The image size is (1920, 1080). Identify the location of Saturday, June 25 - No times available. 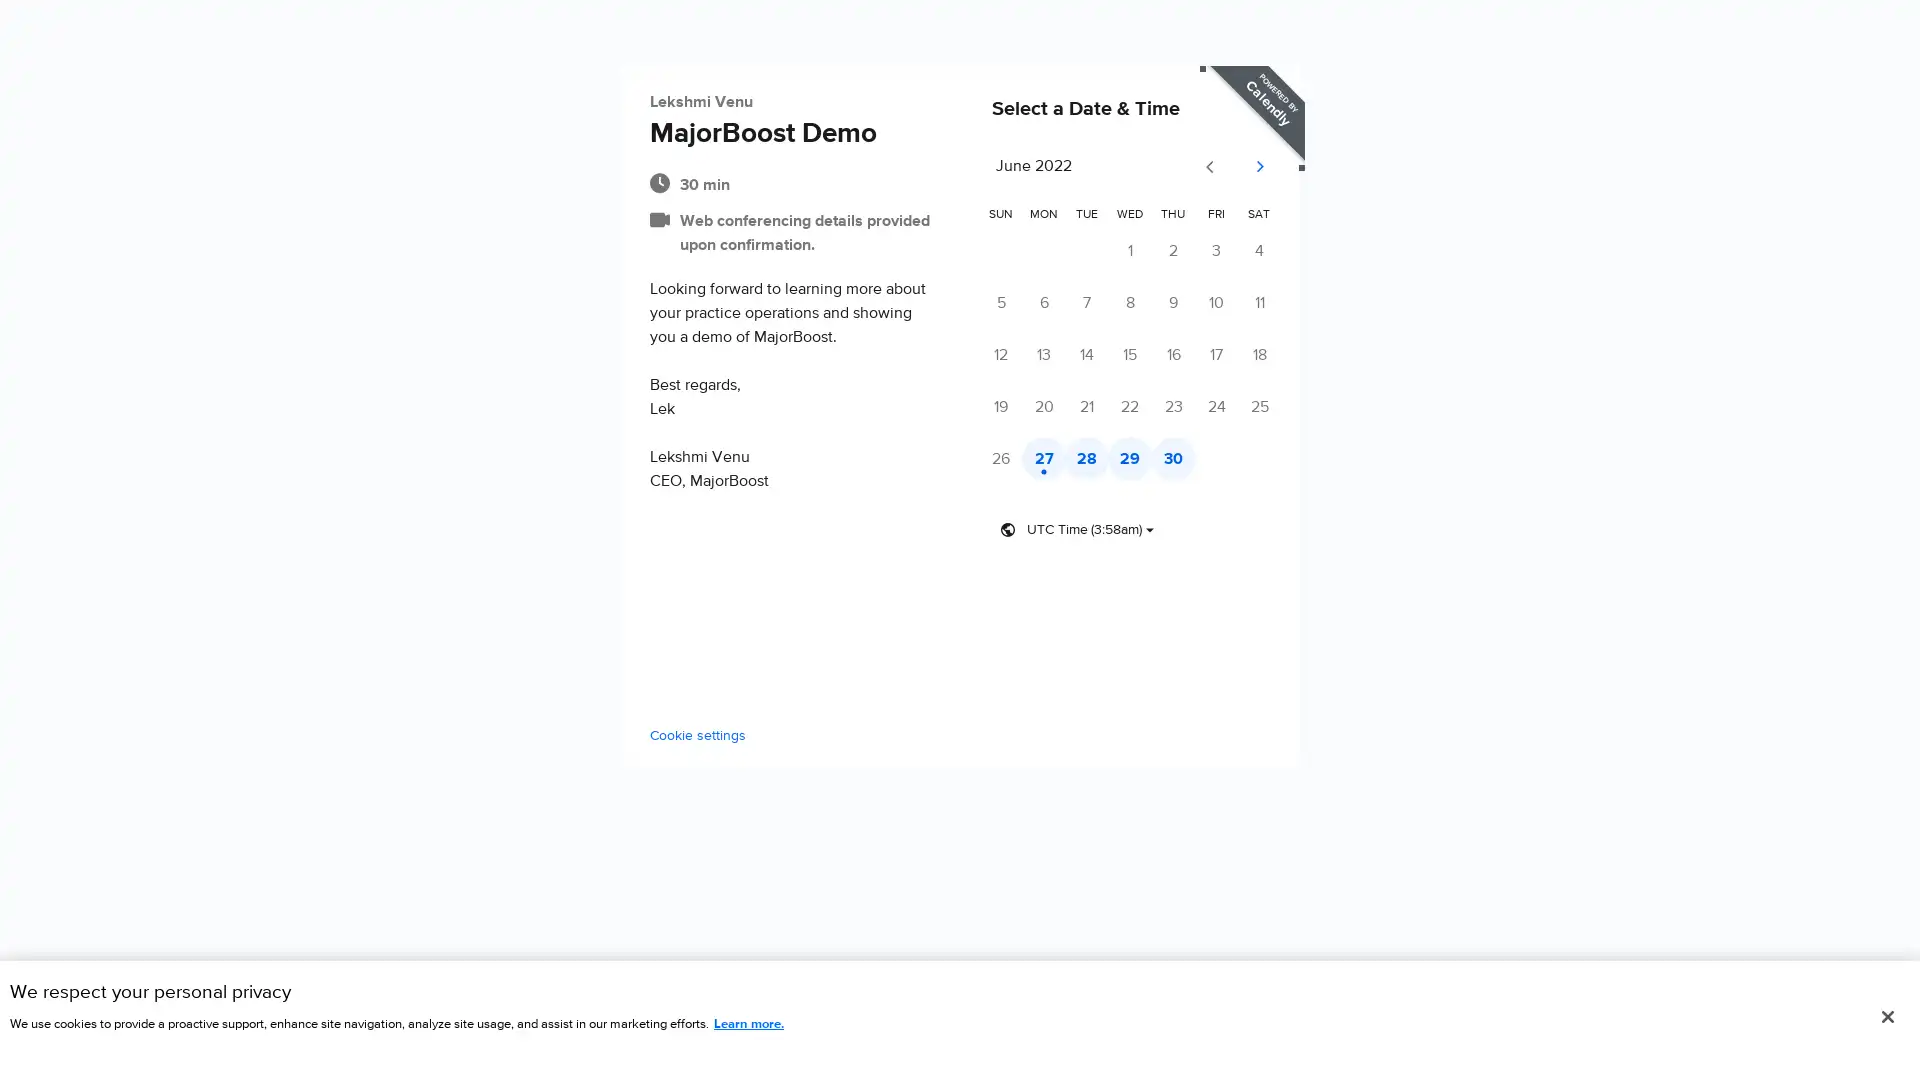
(1314, 407).